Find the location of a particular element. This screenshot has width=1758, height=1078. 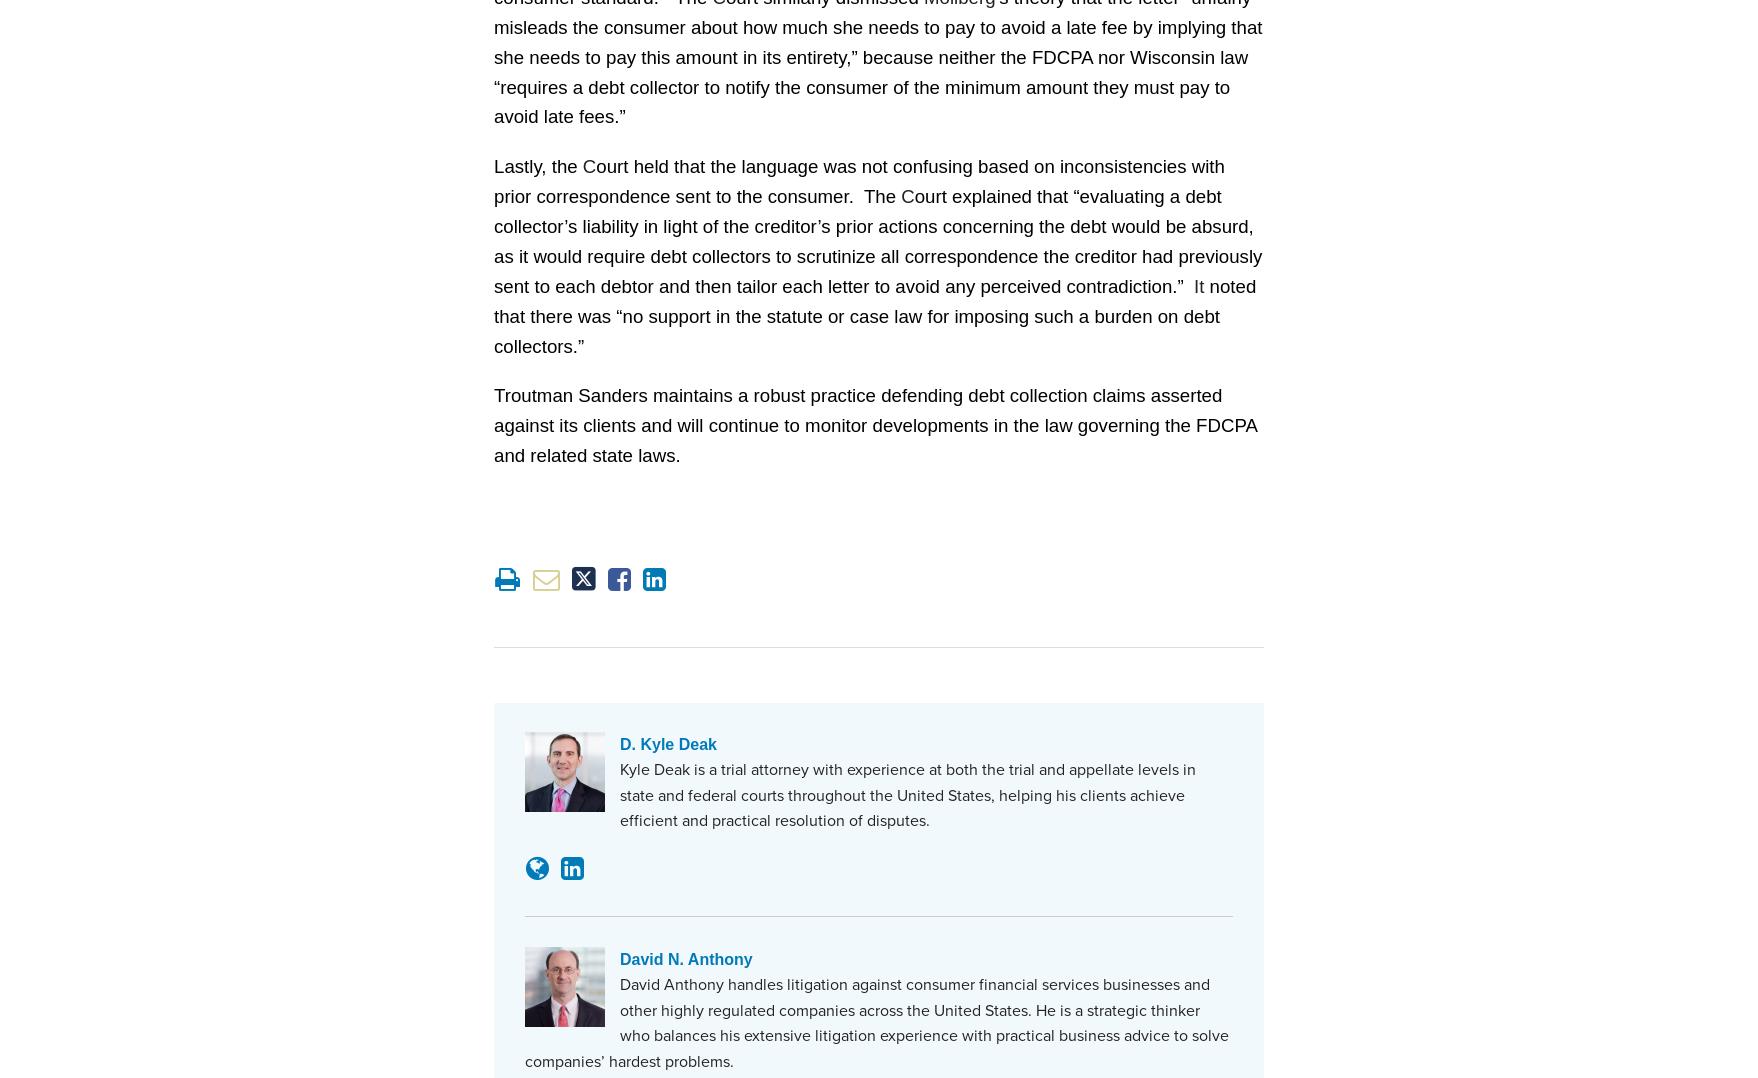

'ourt explained that “evaluating a debt collector’s liability in light of the creditor’s prior actions concerning the debt would be absurd, as it would require debt collectors to scrutinize all correspondence the creditor had previously sent to each debtor and then tailor each letter to avoid any perceived contradiction.”' is located at coordinates (876, 238).